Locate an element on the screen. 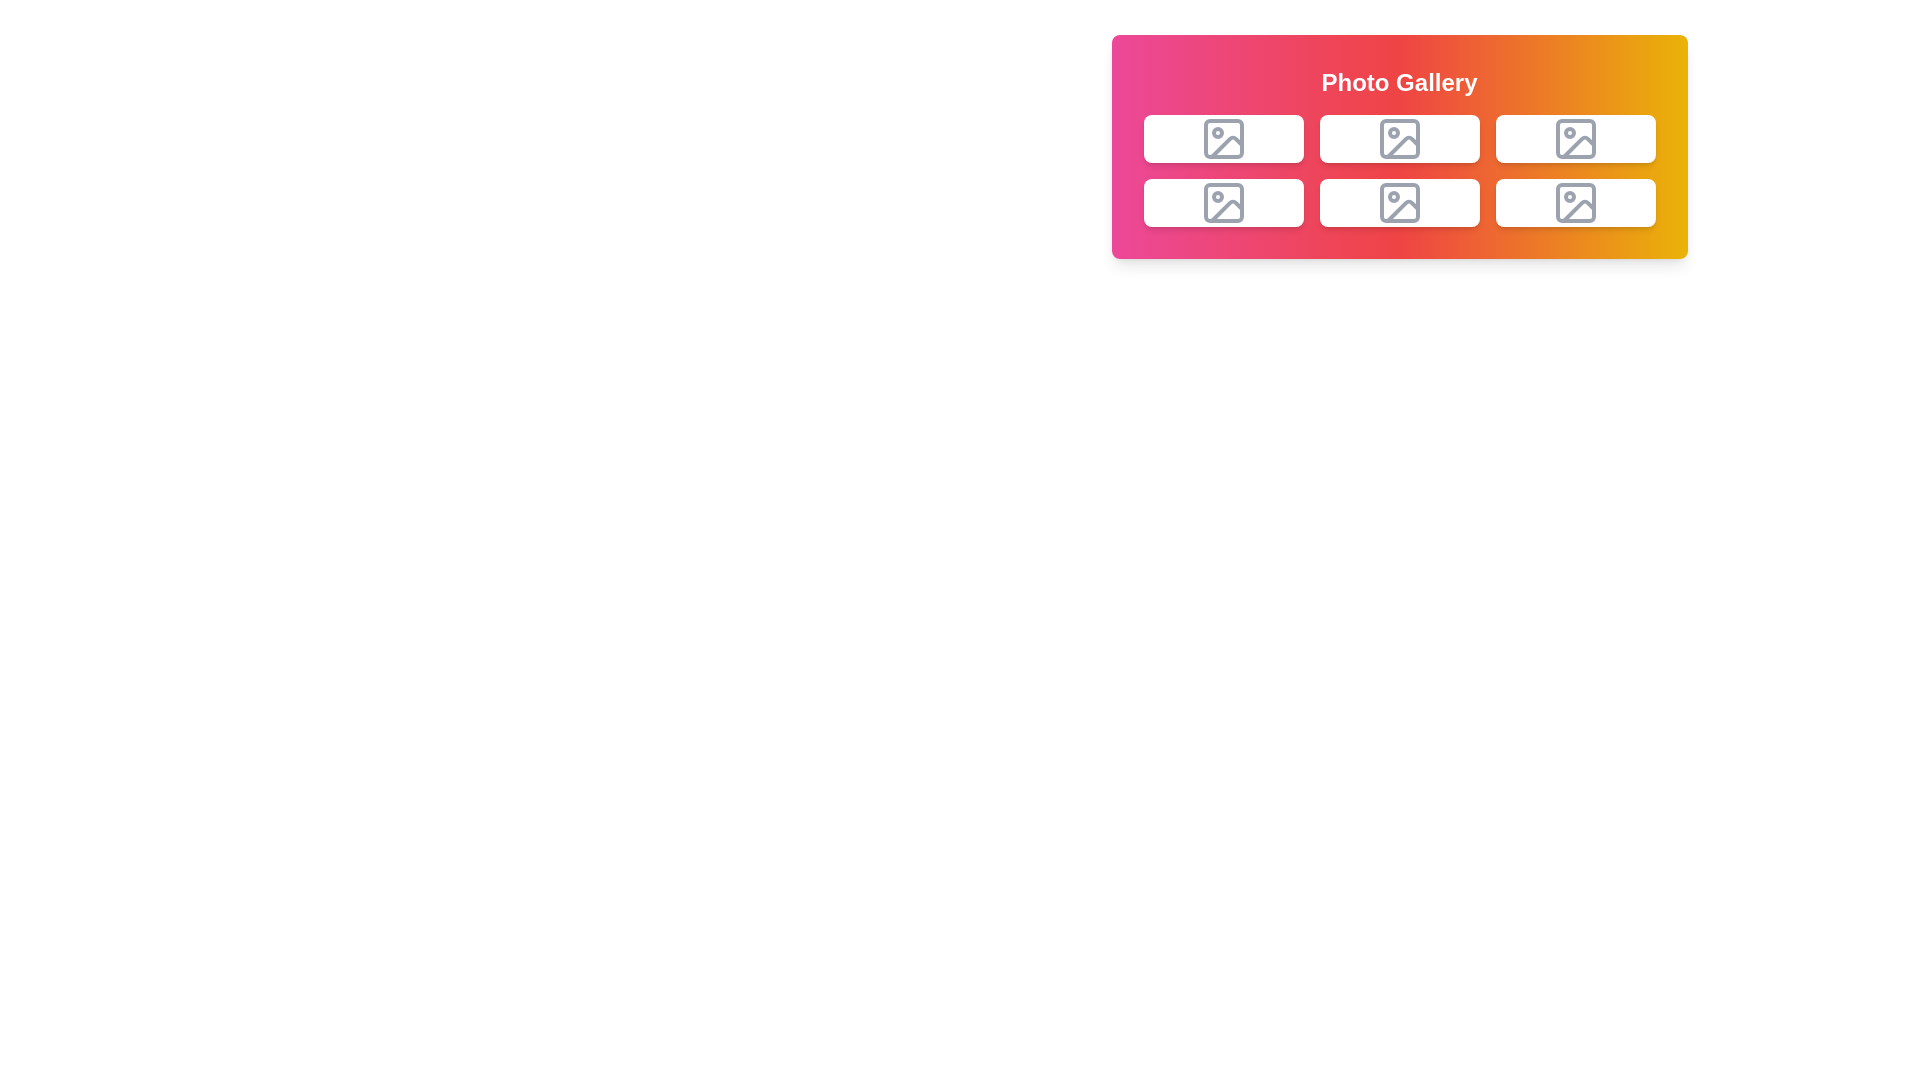 The height and width of the screenshot is (1080, 1920). the 'view' or 'preview' icon located at the bottom right corner of the grid in the 'Photo Gallery' section, which enables users is located at coordinates (1548, 203).